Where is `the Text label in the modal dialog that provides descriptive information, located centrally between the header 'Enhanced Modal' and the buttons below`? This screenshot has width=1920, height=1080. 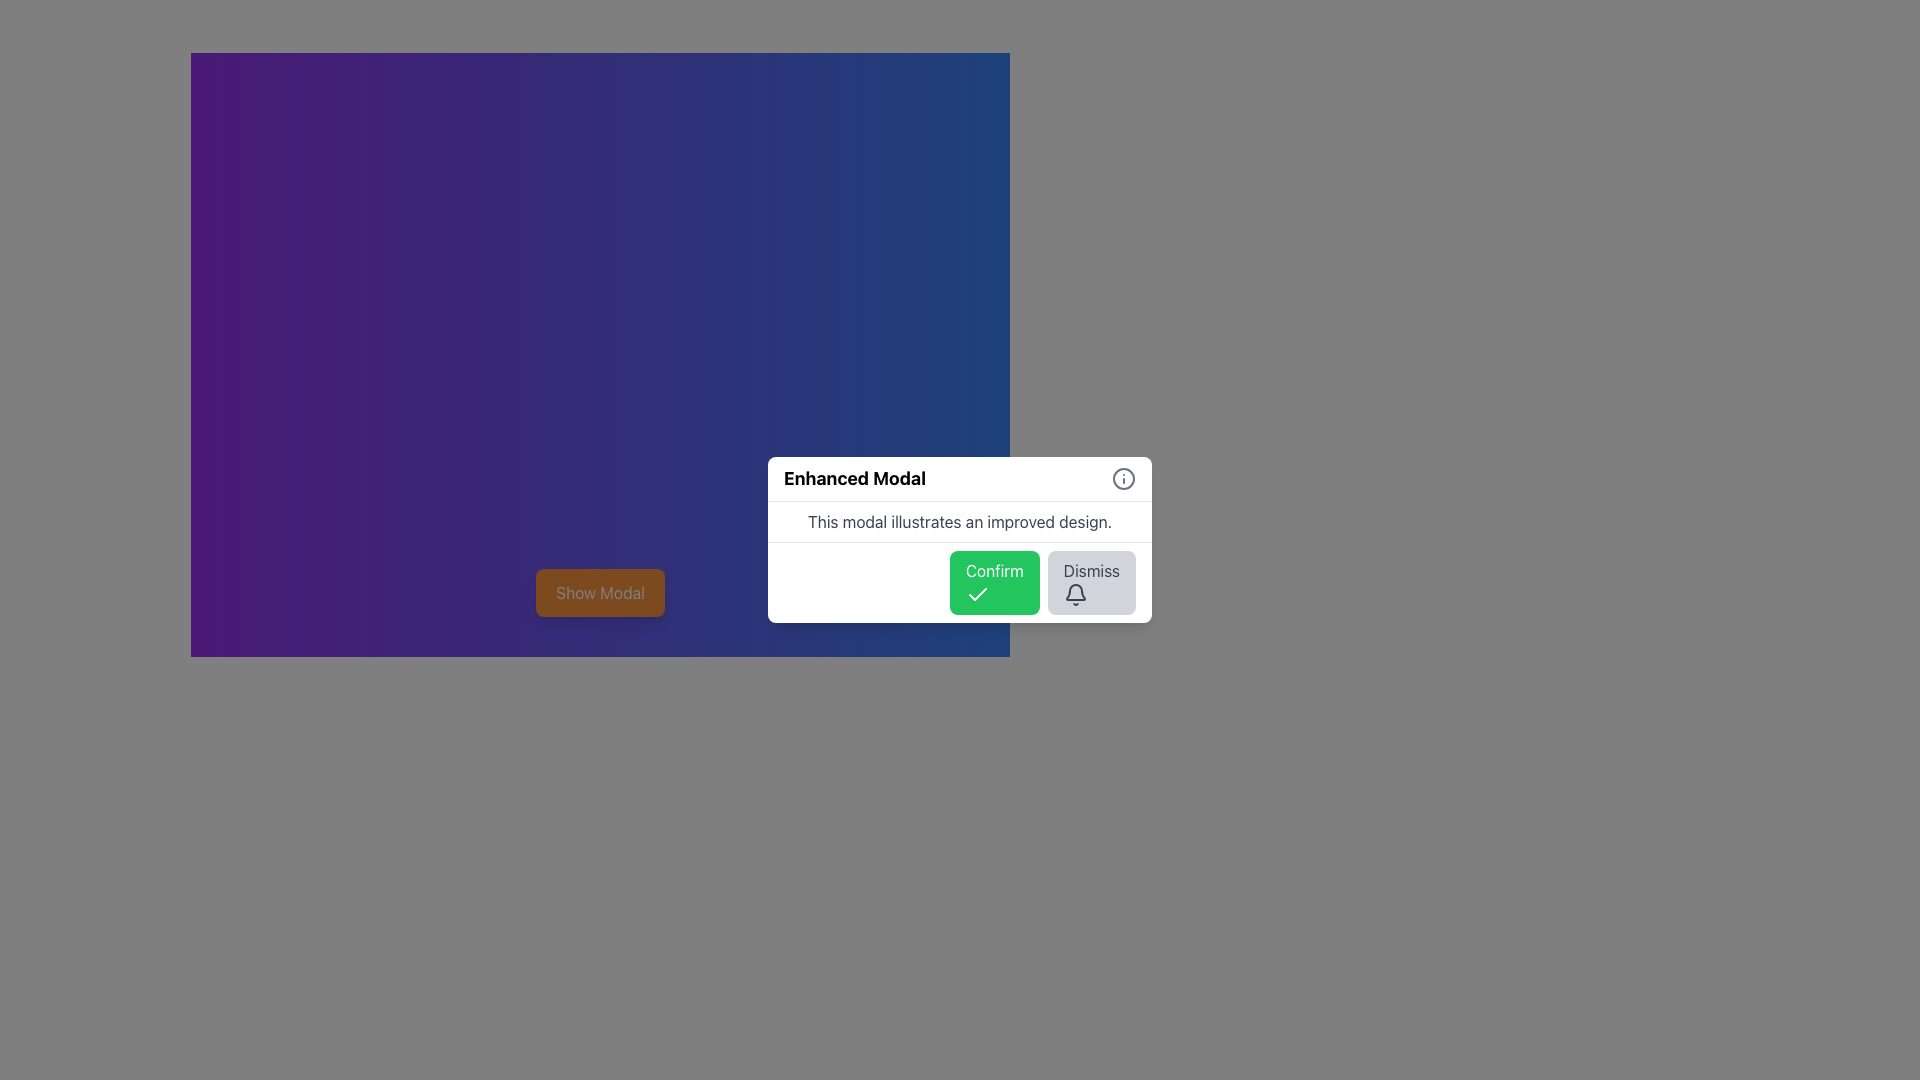 the Text label in the modal dialog that provides descriptive information, located centrally between the header 'Enhanced Modal' and the buttons below is located at coordinates (960, 520).